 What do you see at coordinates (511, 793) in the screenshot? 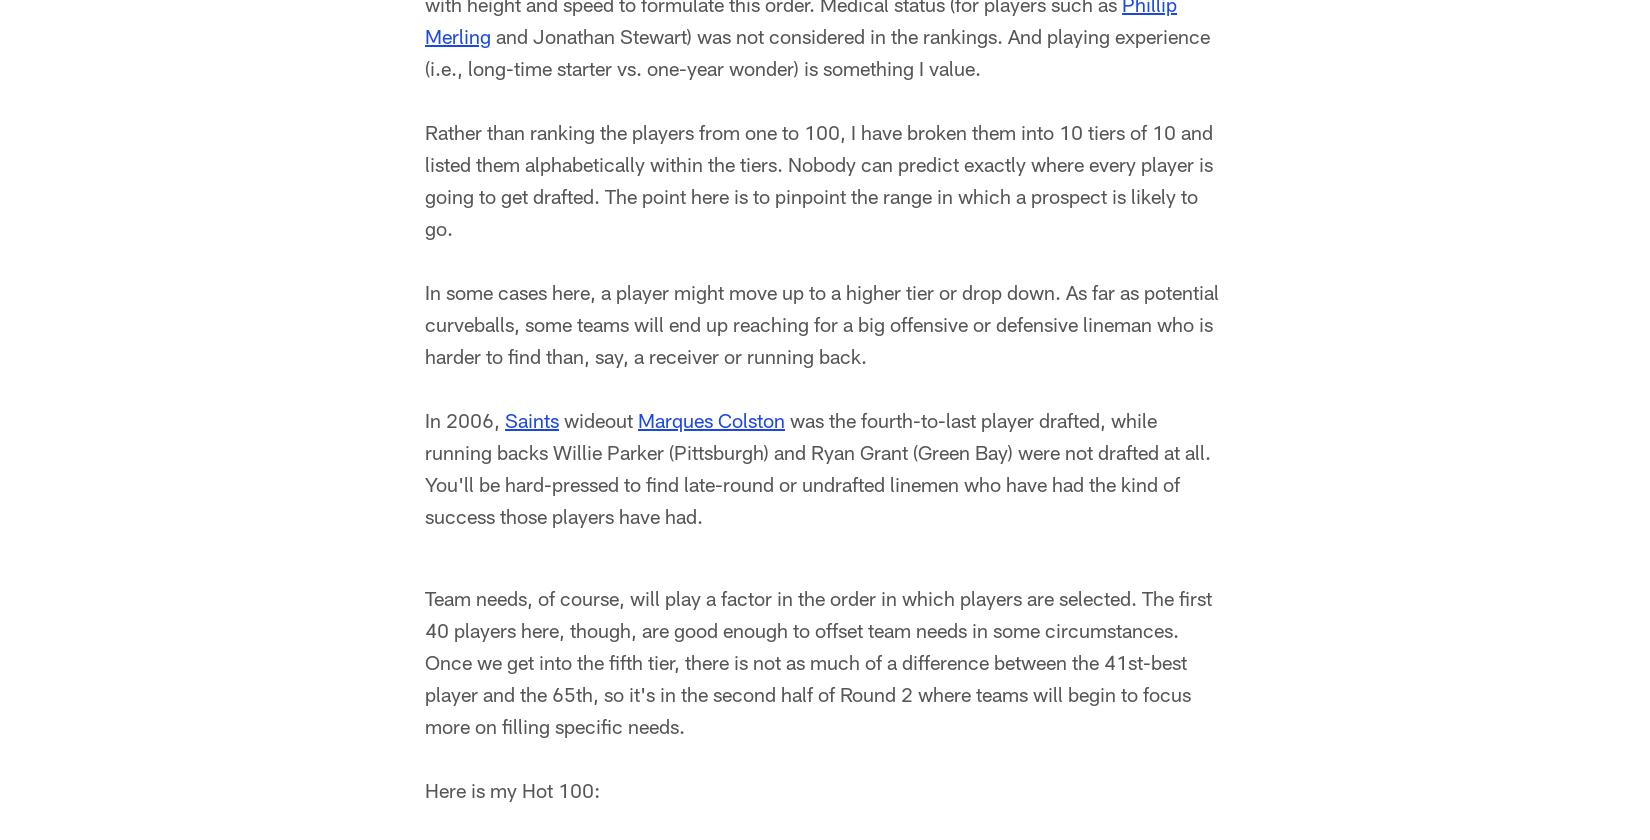
I see `'Here is my Hot 100:'` at bounding box center [511, 793].